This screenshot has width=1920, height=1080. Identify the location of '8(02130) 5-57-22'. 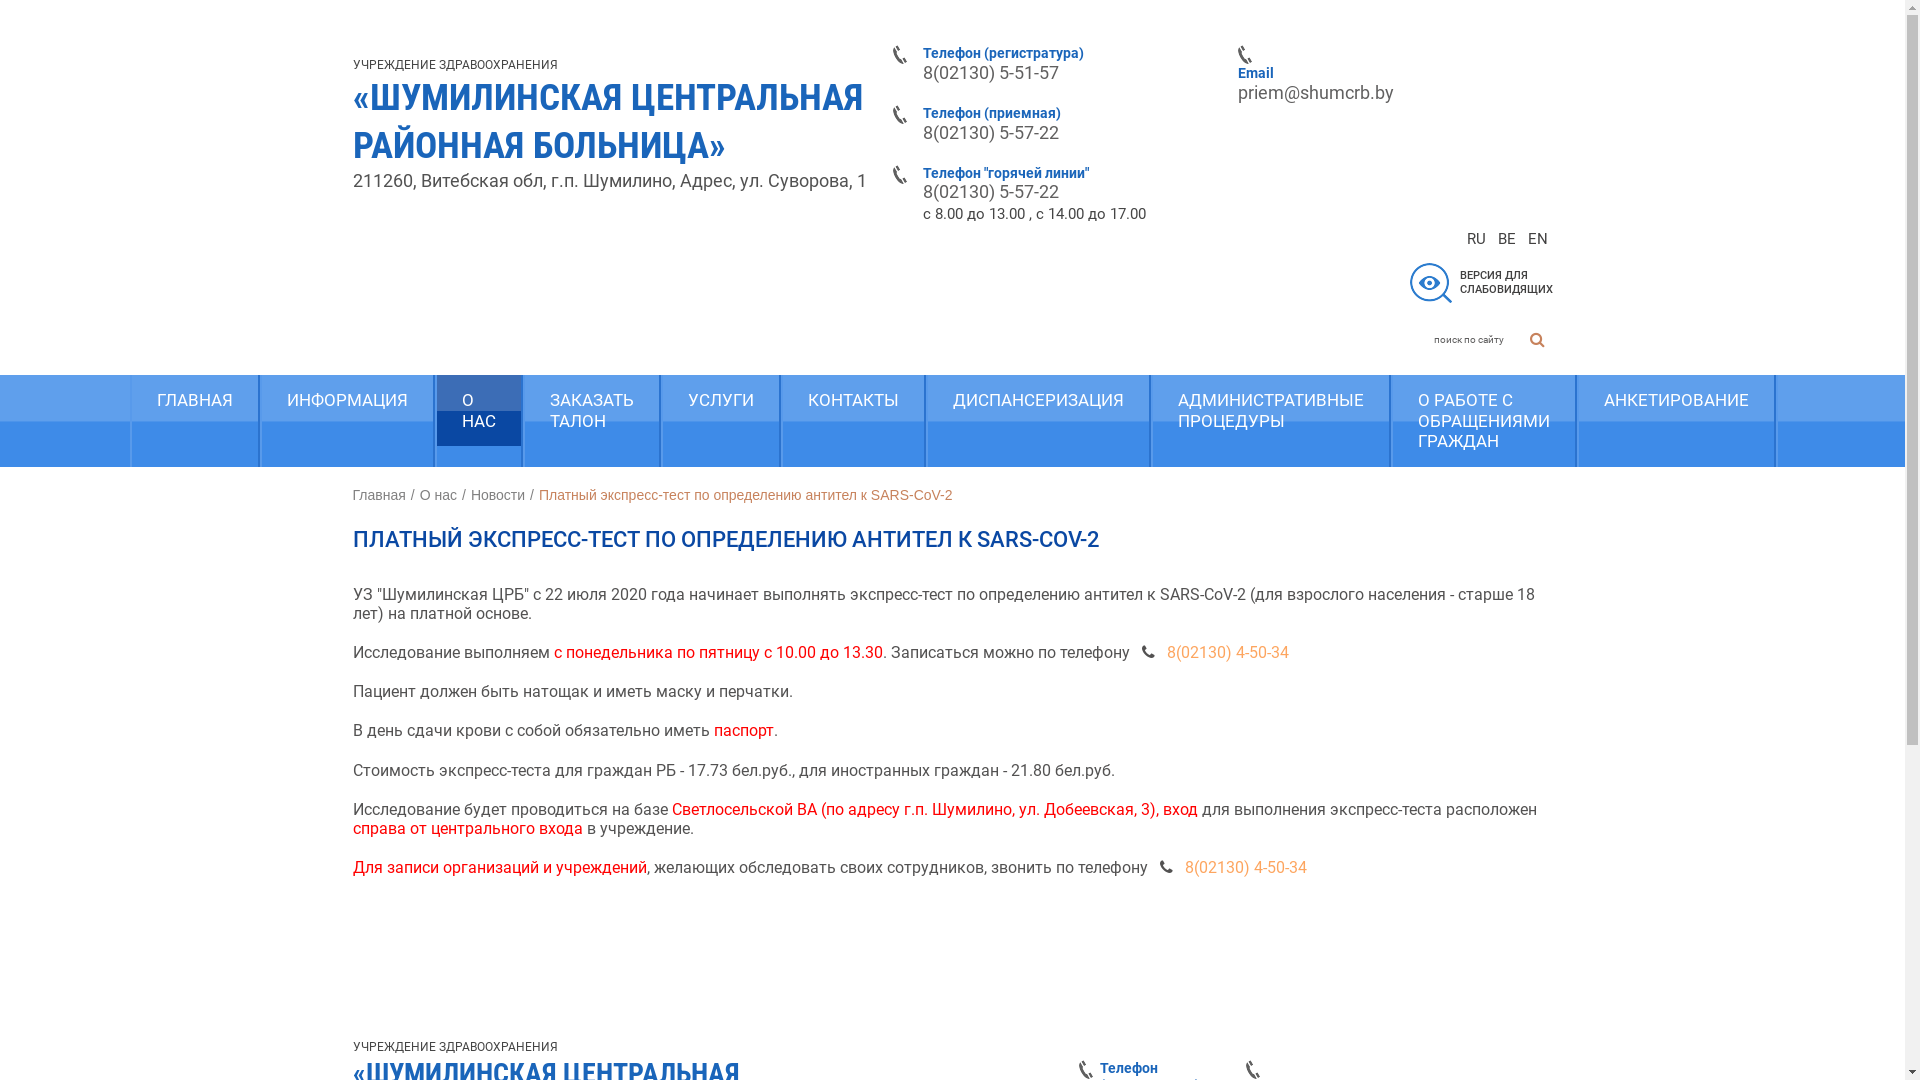
(989, 132).